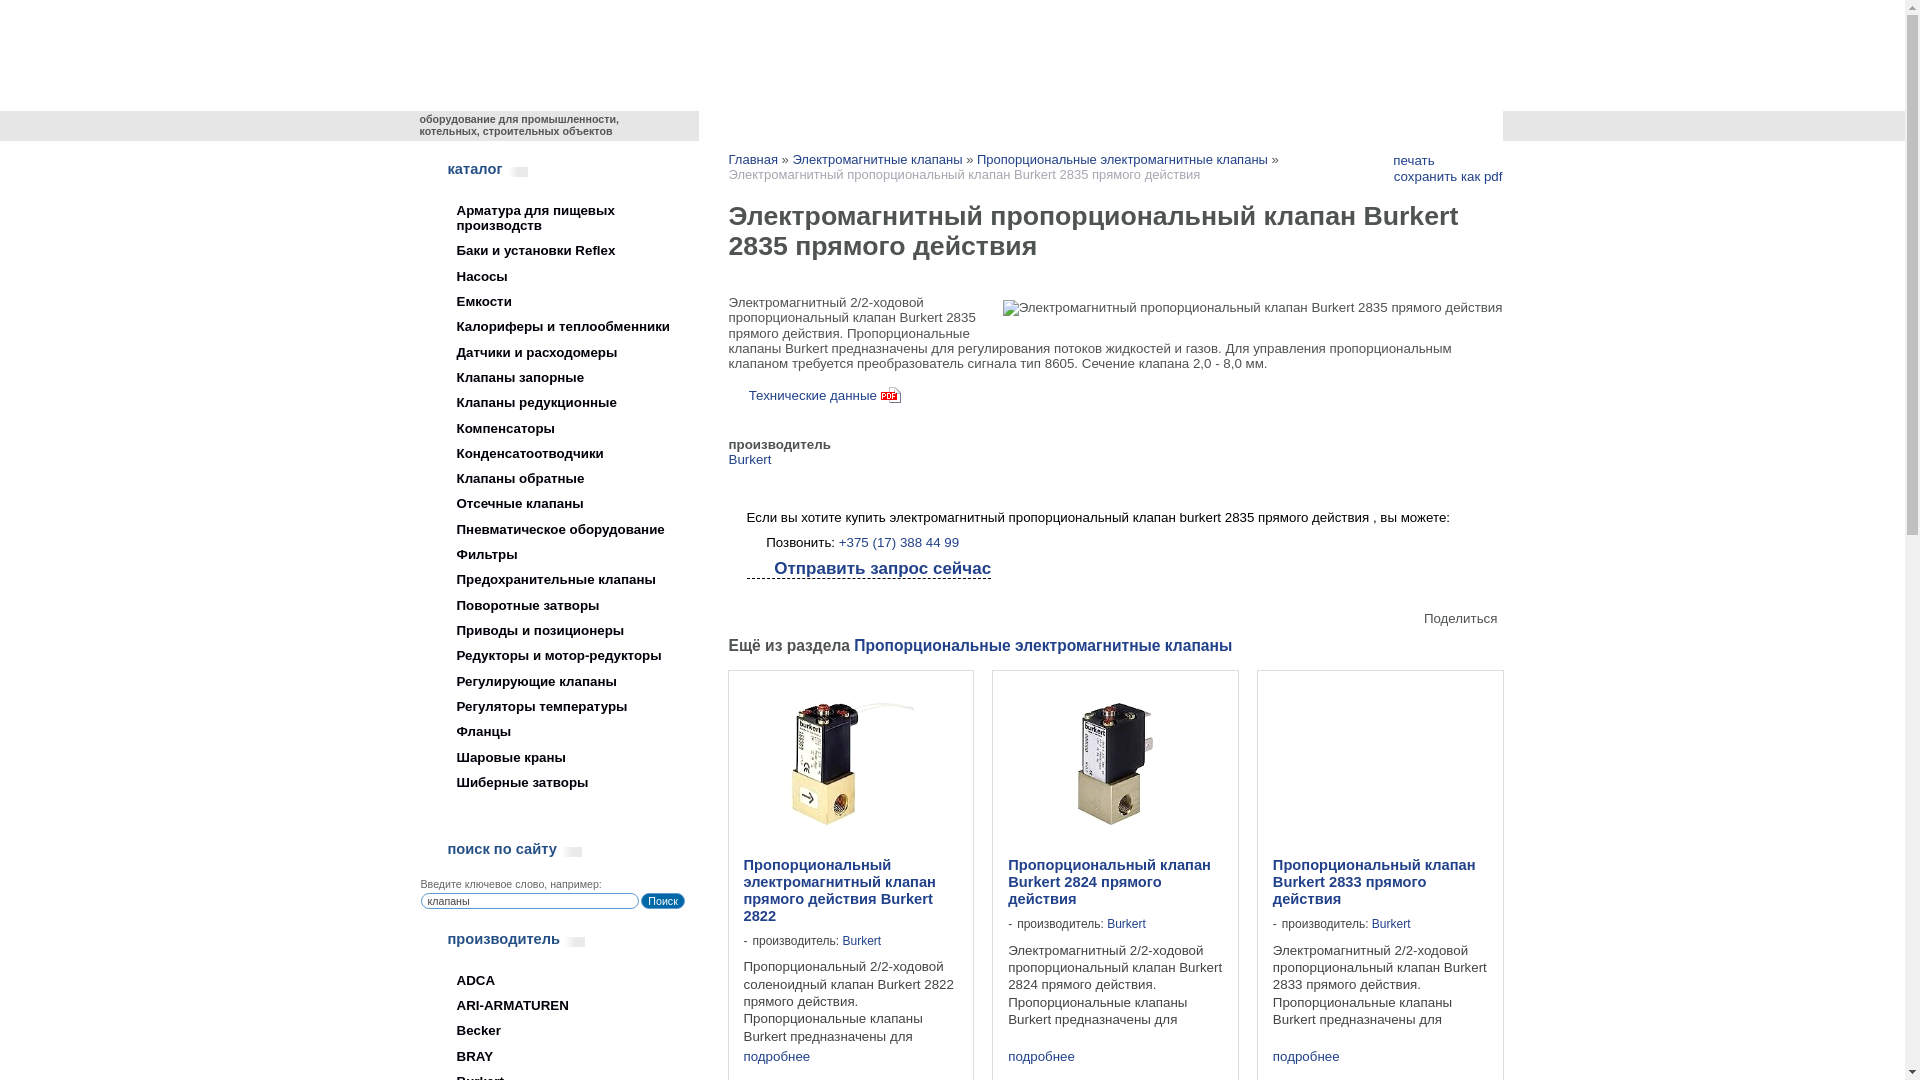 The image size is (1920, 1080). Describe the element at coordinates (550, 1055) in the screenshot. I see `'BRAY'` at that location.